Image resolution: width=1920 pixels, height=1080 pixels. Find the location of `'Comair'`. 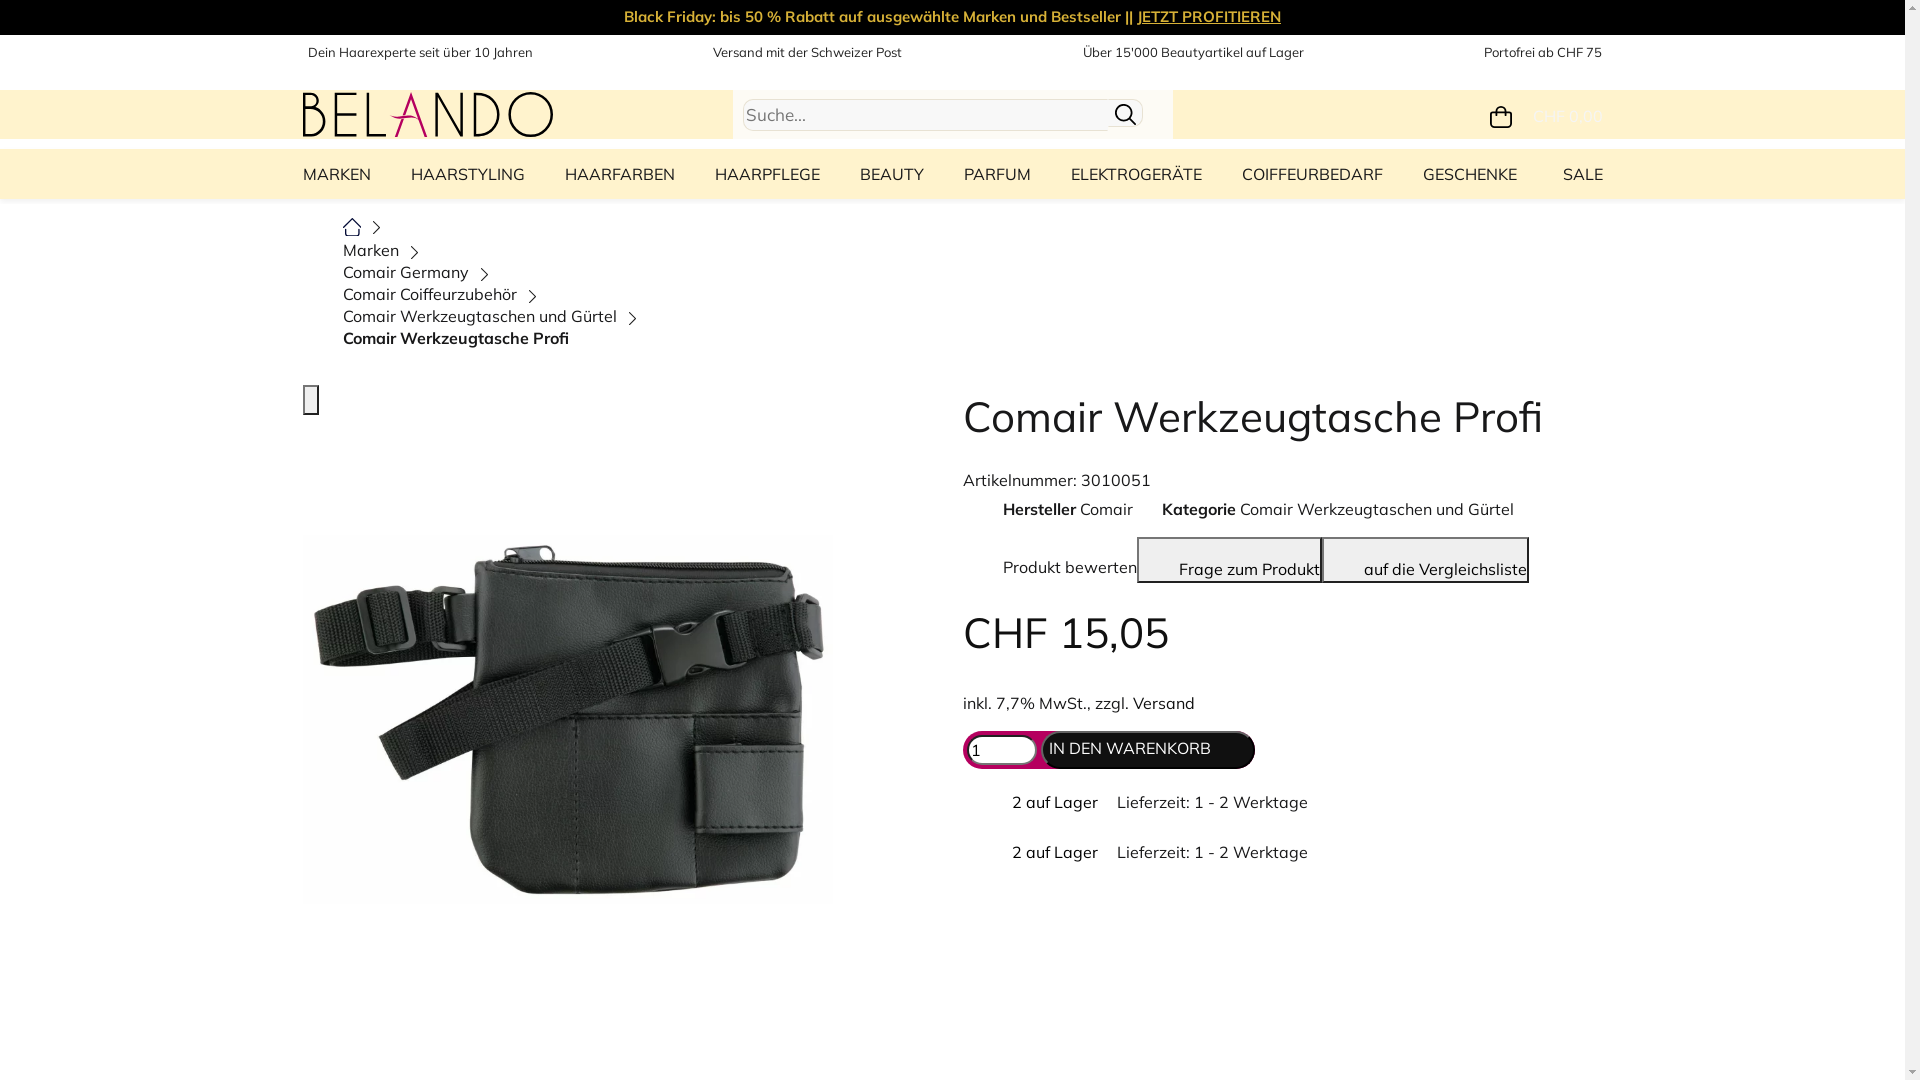

'Comair' is located at coordinates (1105, 508).